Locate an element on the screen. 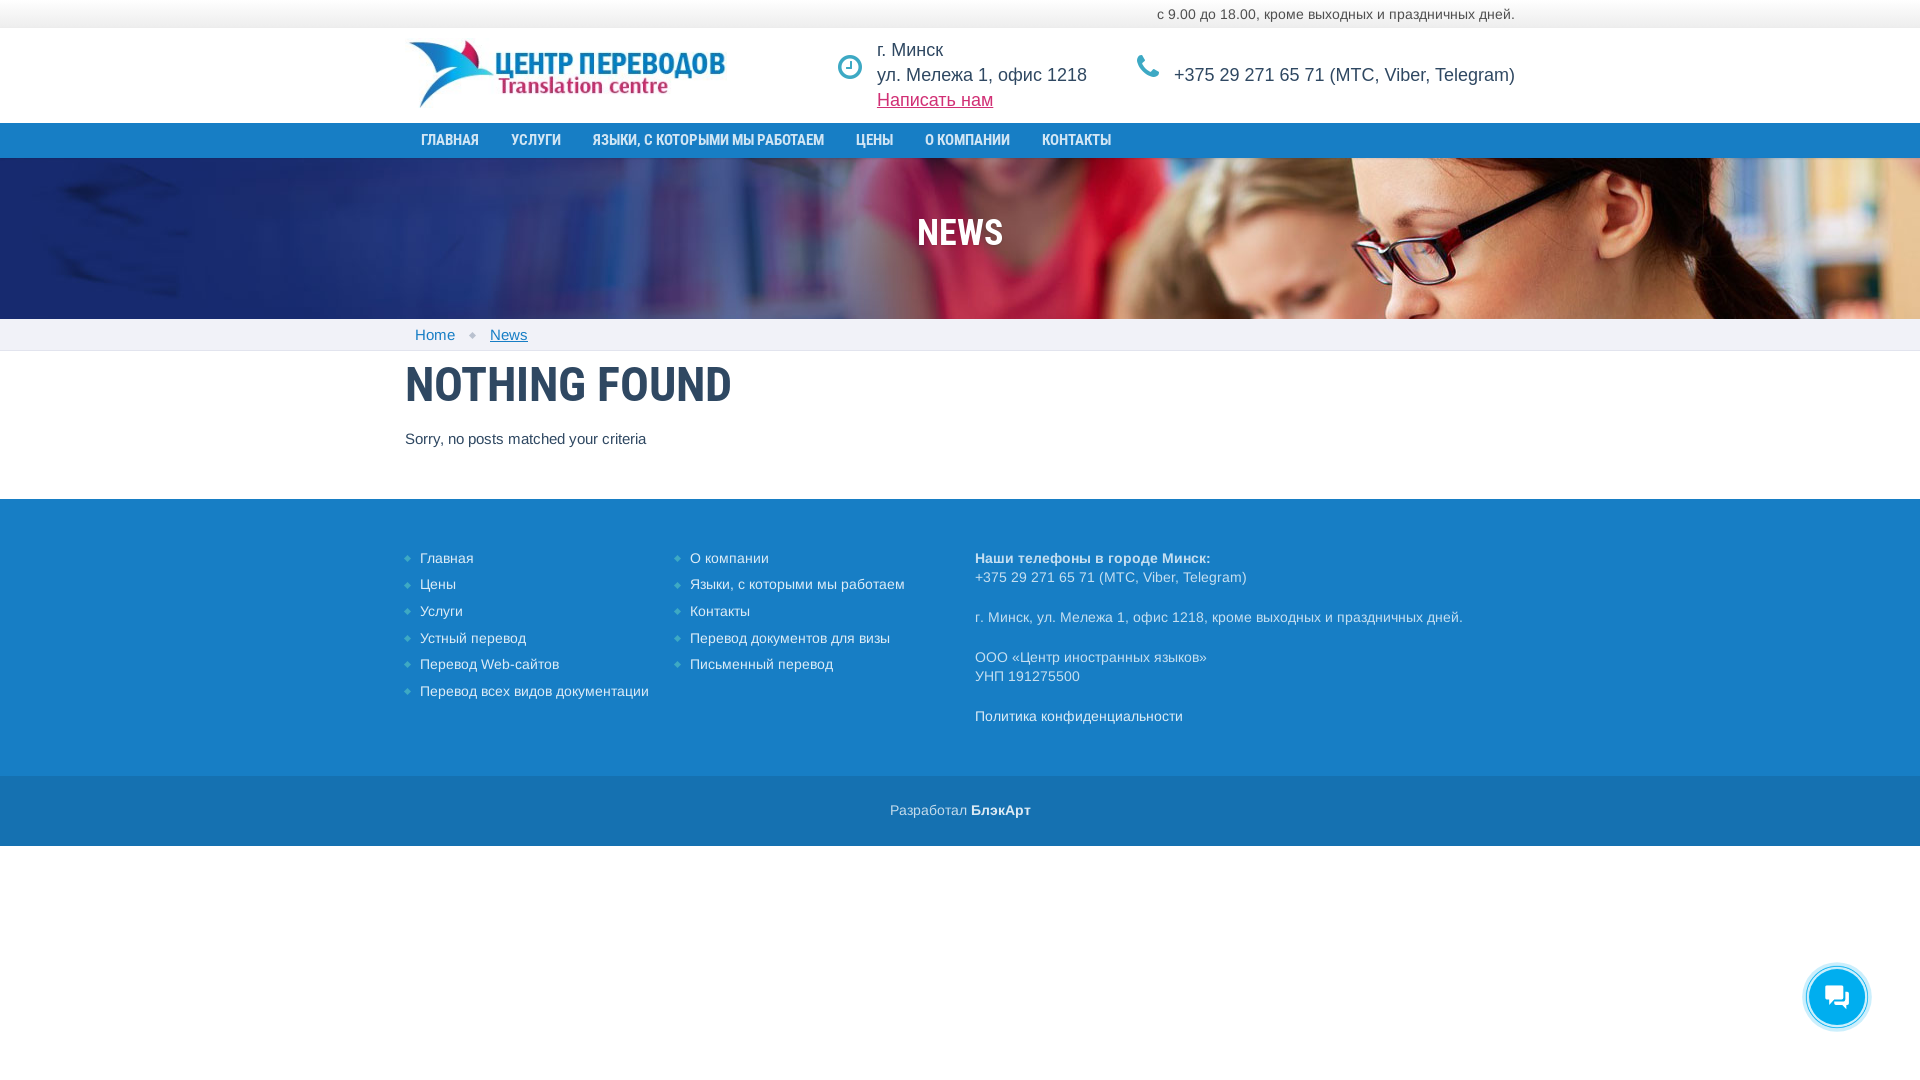  'Home' is located at coordinates (434, 333).